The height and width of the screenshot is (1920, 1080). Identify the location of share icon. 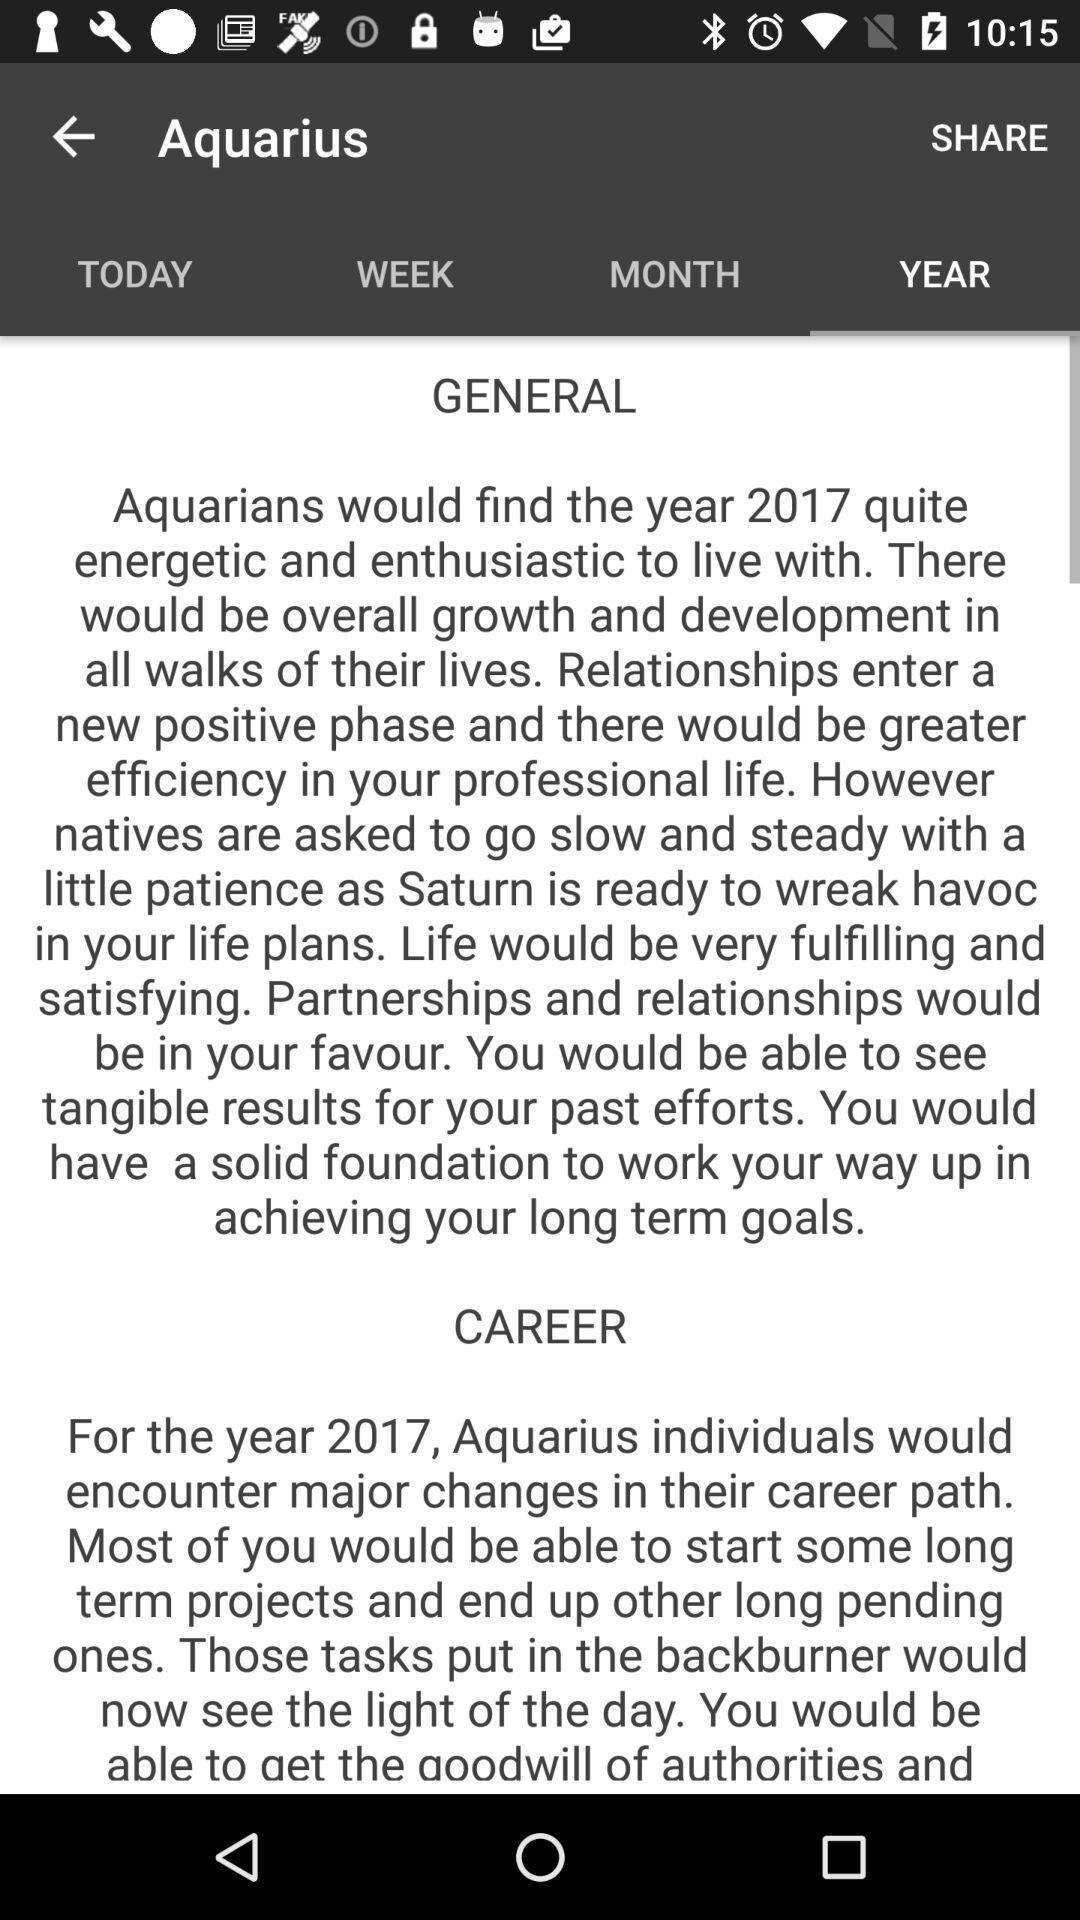
(988, 135).